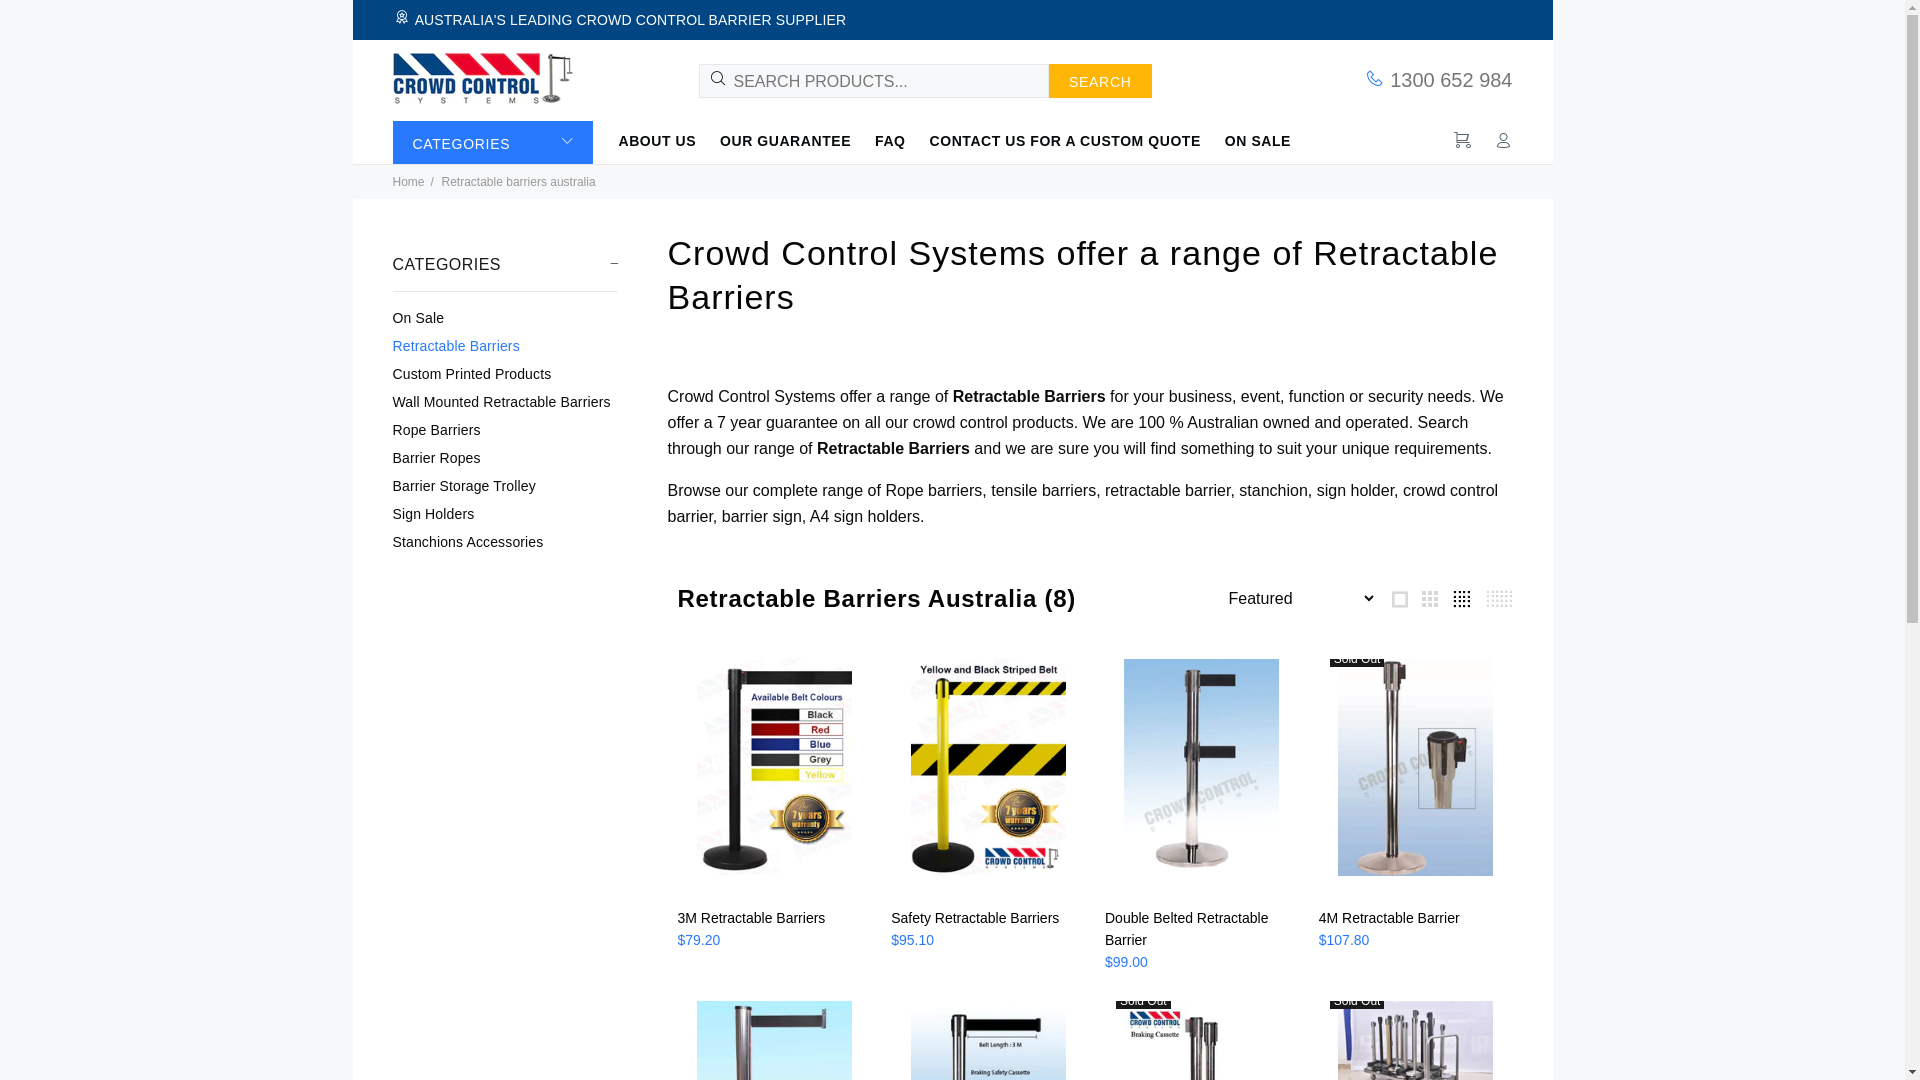  Describe the element at coordinates (1186, 929) in the screenshot. I see `'Double Belted Retractable Barrier'` at that location.